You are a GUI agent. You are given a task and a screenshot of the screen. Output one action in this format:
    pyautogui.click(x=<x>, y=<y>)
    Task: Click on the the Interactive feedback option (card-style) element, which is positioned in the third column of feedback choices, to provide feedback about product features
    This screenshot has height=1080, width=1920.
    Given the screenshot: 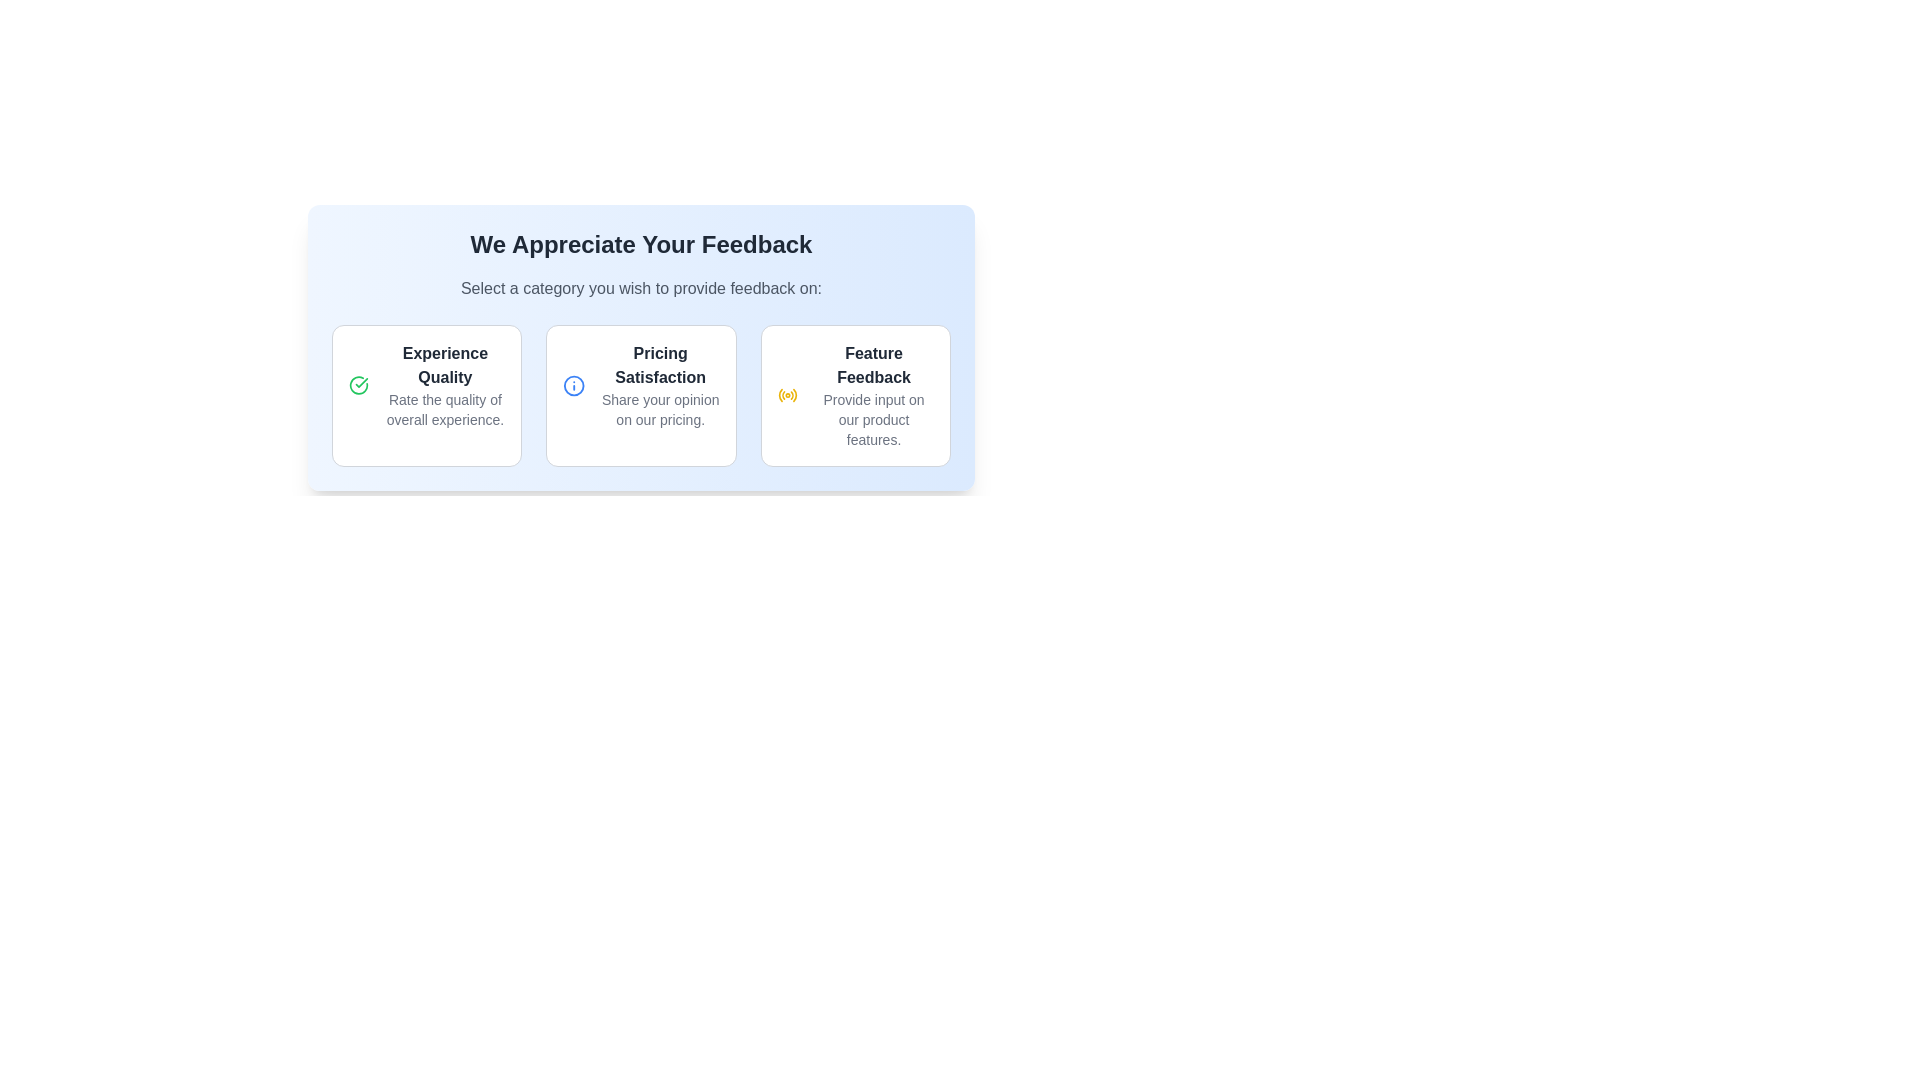 What is the action you would take?
    pyautogui.click(x=855, y=396)
    